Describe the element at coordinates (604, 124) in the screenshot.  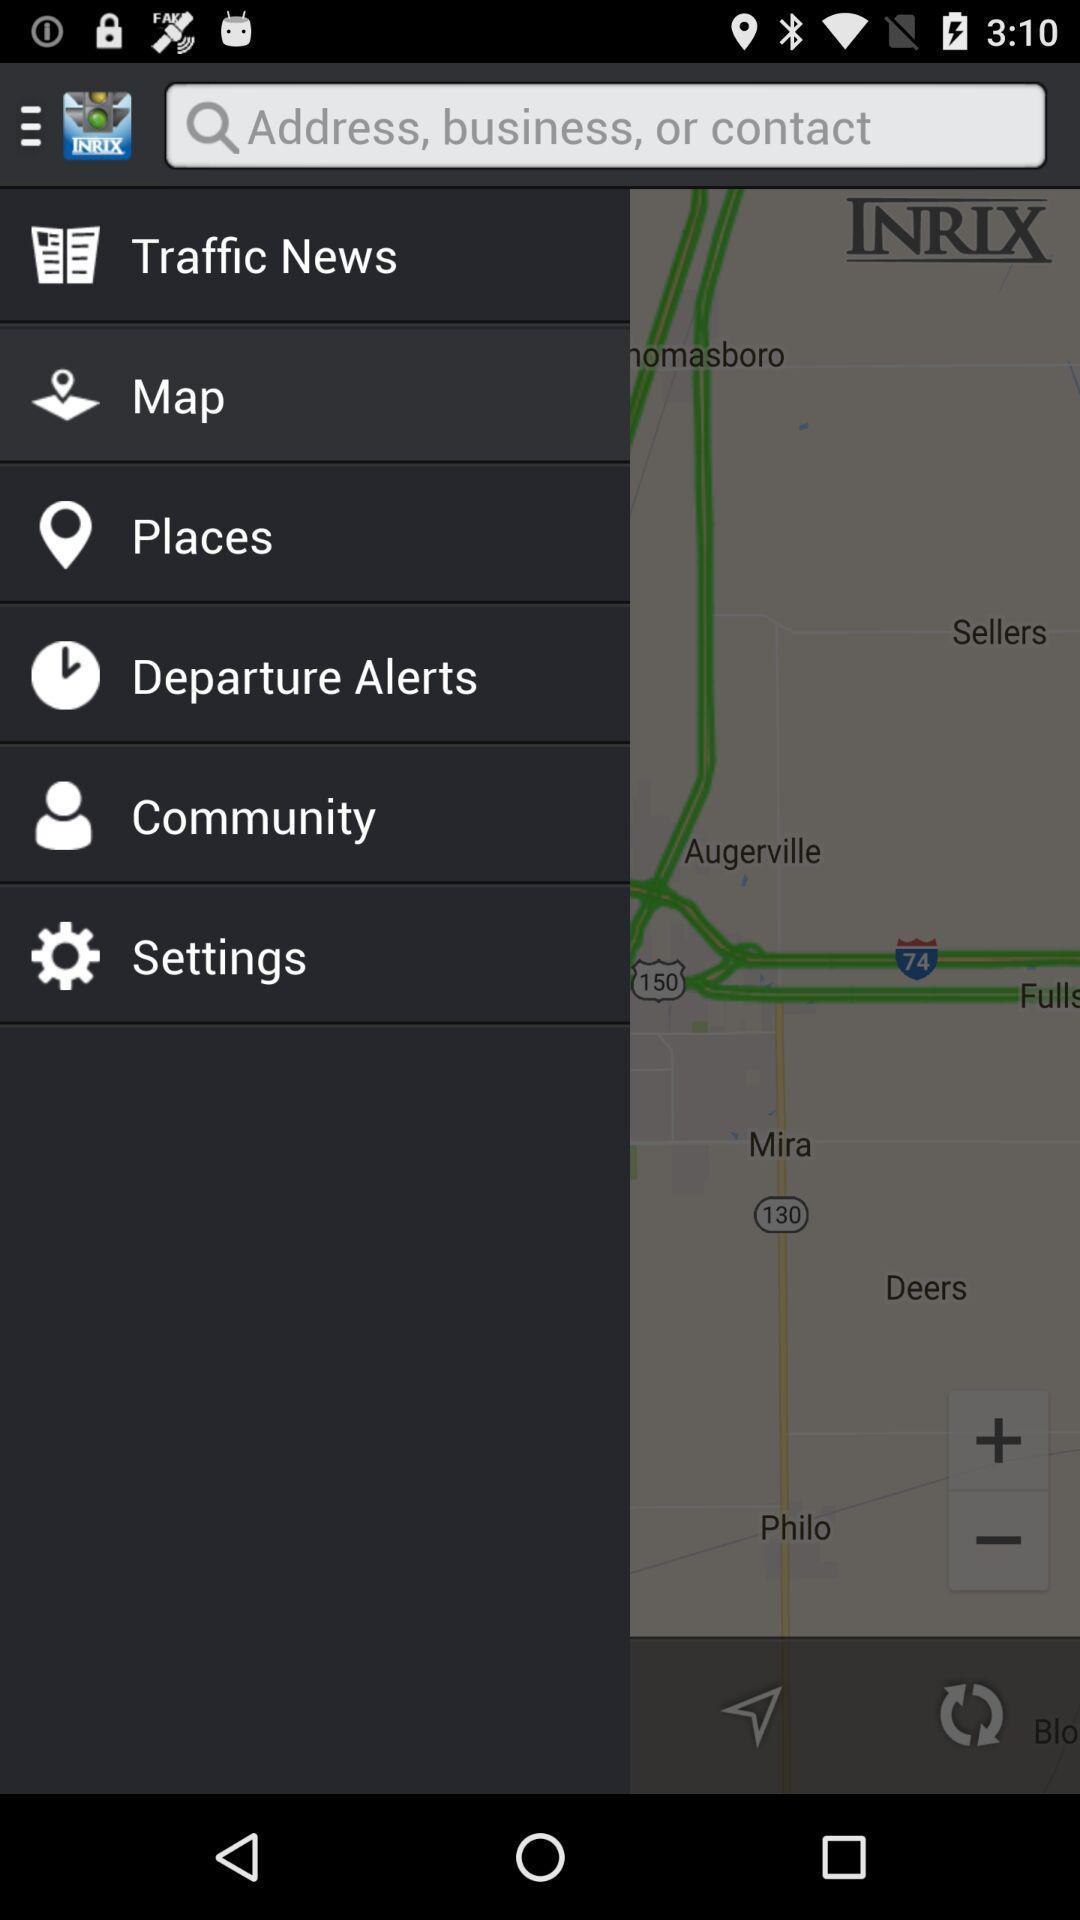
I see `address bar` at that location.